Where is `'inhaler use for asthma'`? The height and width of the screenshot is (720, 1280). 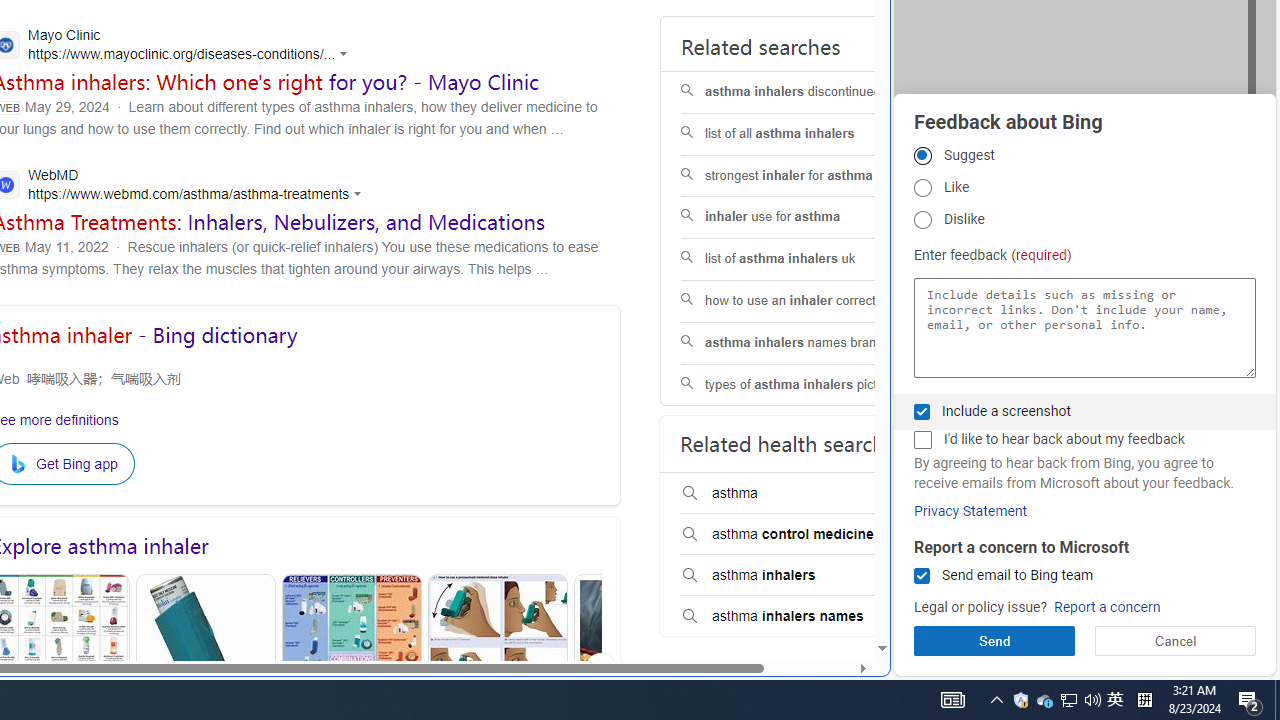 'inhaler use for asthma' is located at coordinates (807, 218).